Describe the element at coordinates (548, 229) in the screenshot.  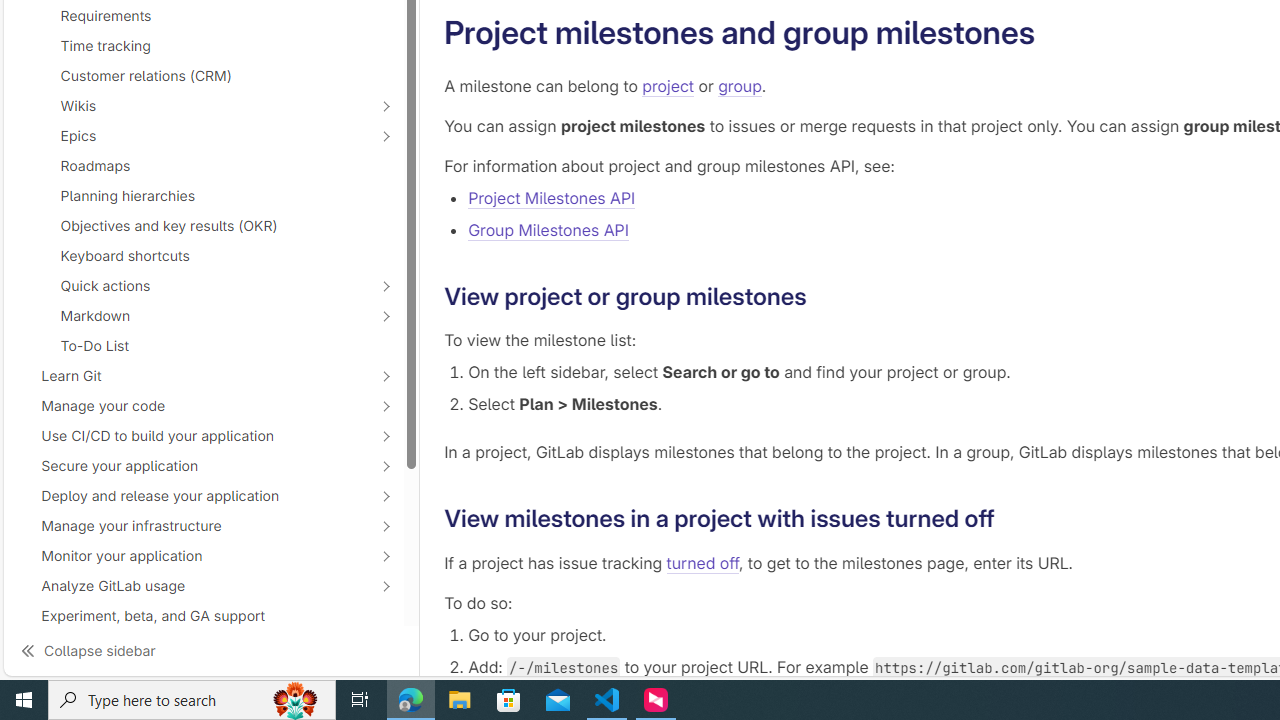
I see `'Group Milestones API'` at that location.